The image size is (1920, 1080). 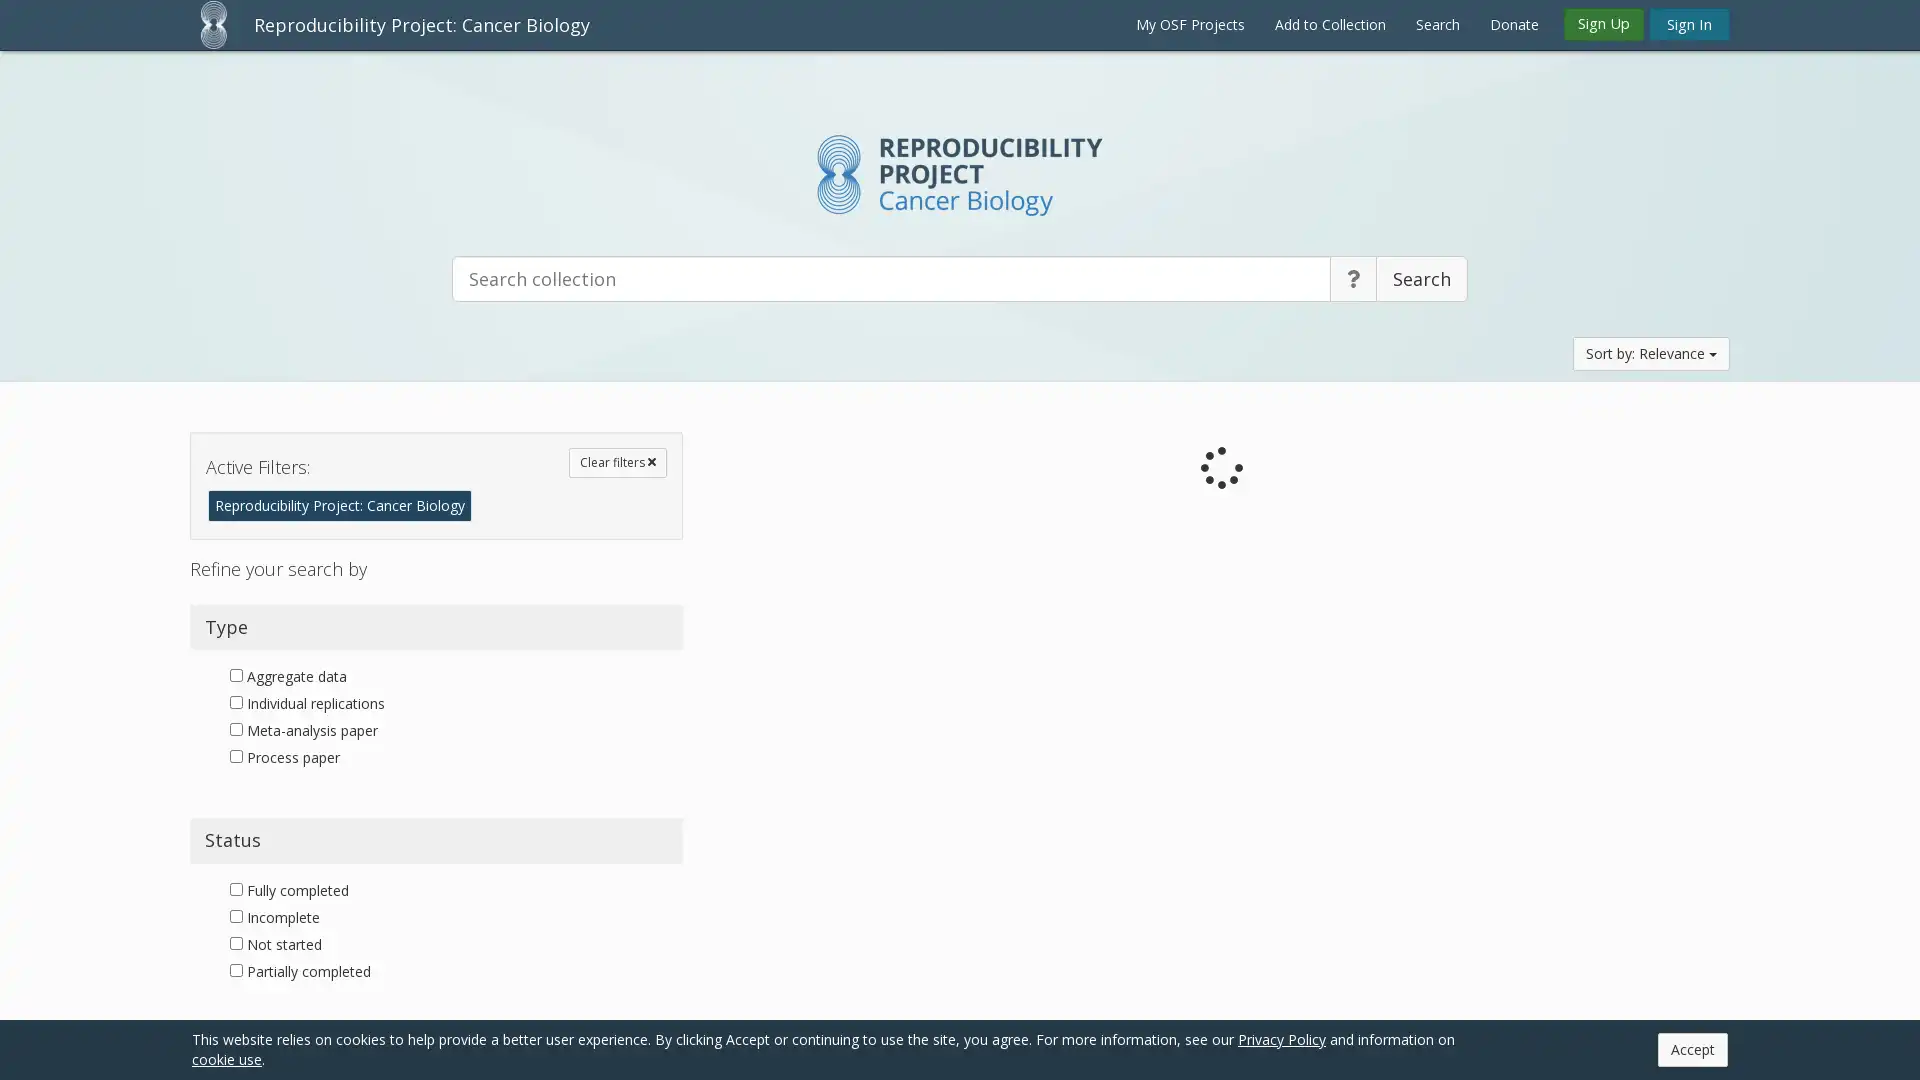 I want to click on Sort by: Relevance, so click(x=1651, y=352).